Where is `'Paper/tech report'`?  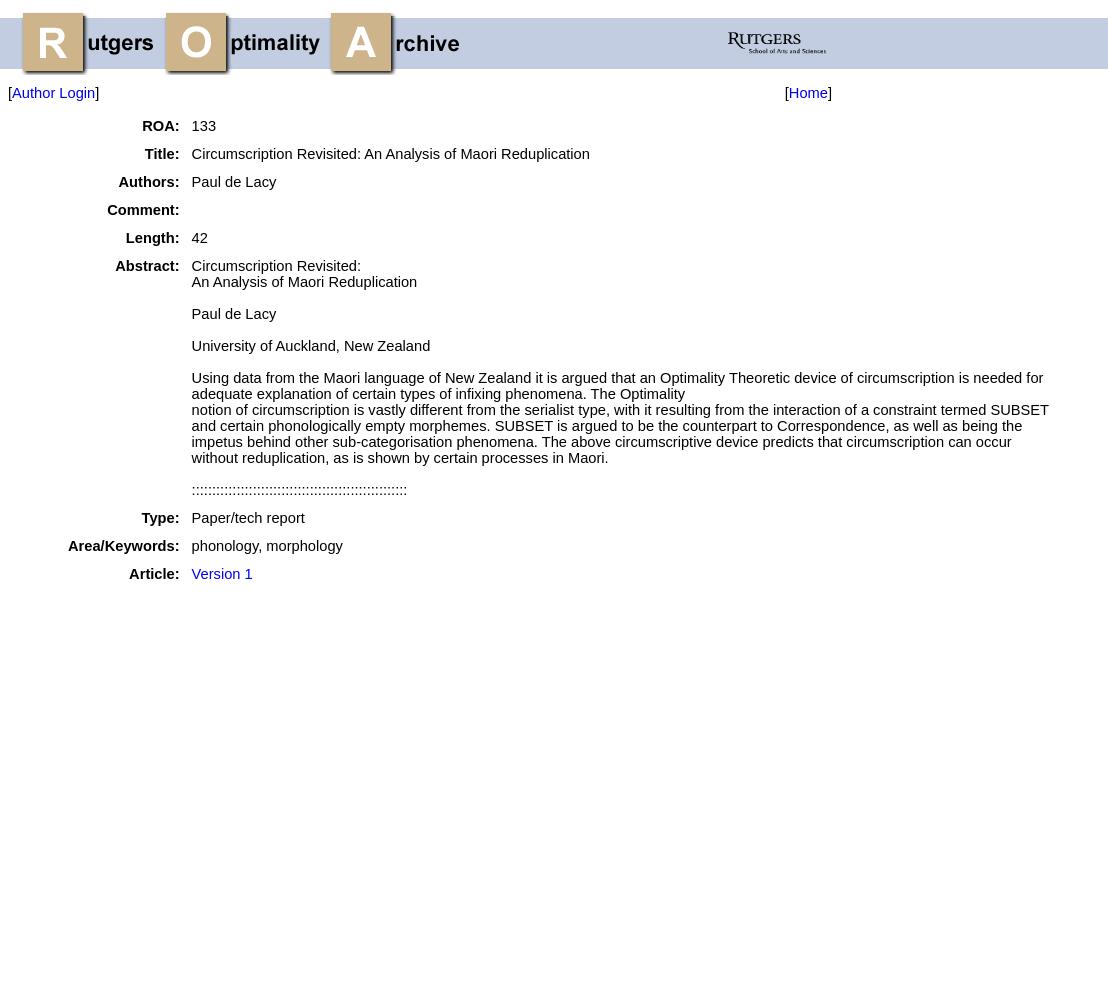
'Paper/tech report' is located at coordinates (246, 518).